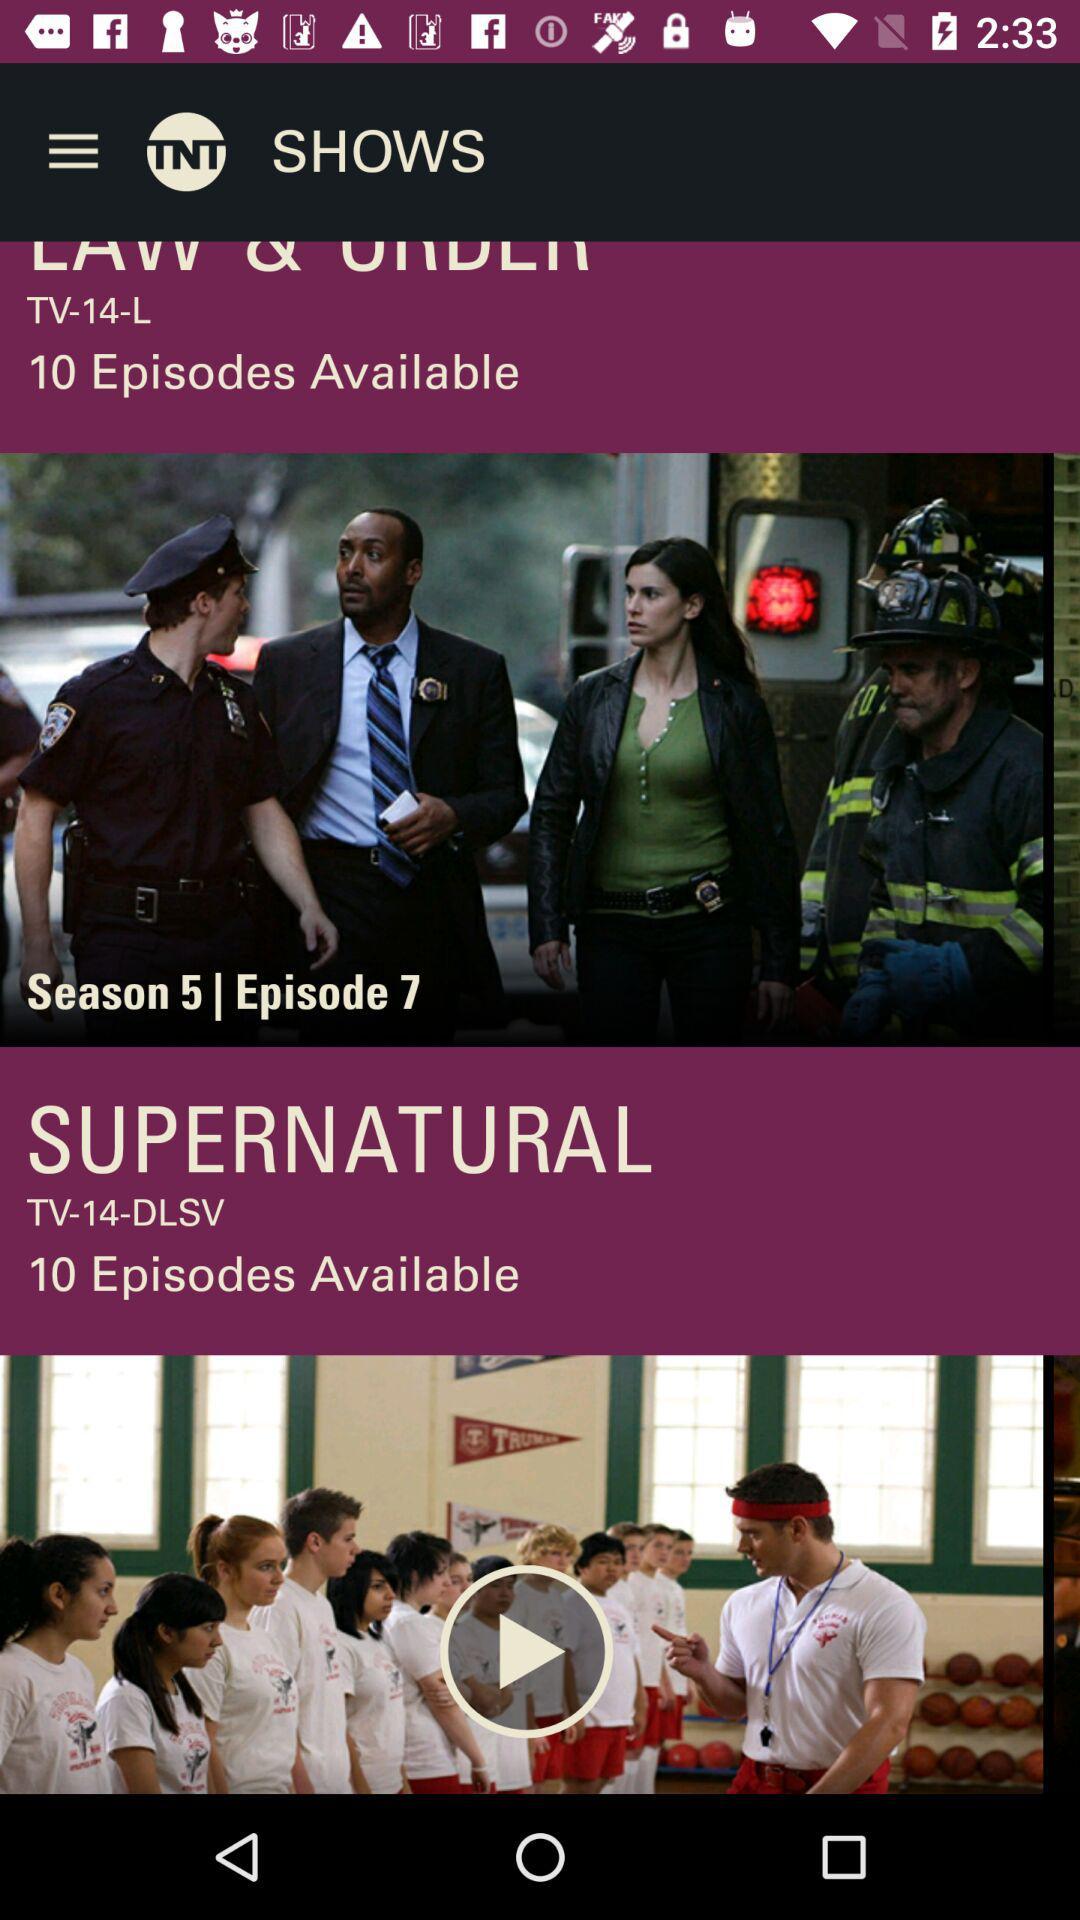  I want to click on home back, so click(186, 150).